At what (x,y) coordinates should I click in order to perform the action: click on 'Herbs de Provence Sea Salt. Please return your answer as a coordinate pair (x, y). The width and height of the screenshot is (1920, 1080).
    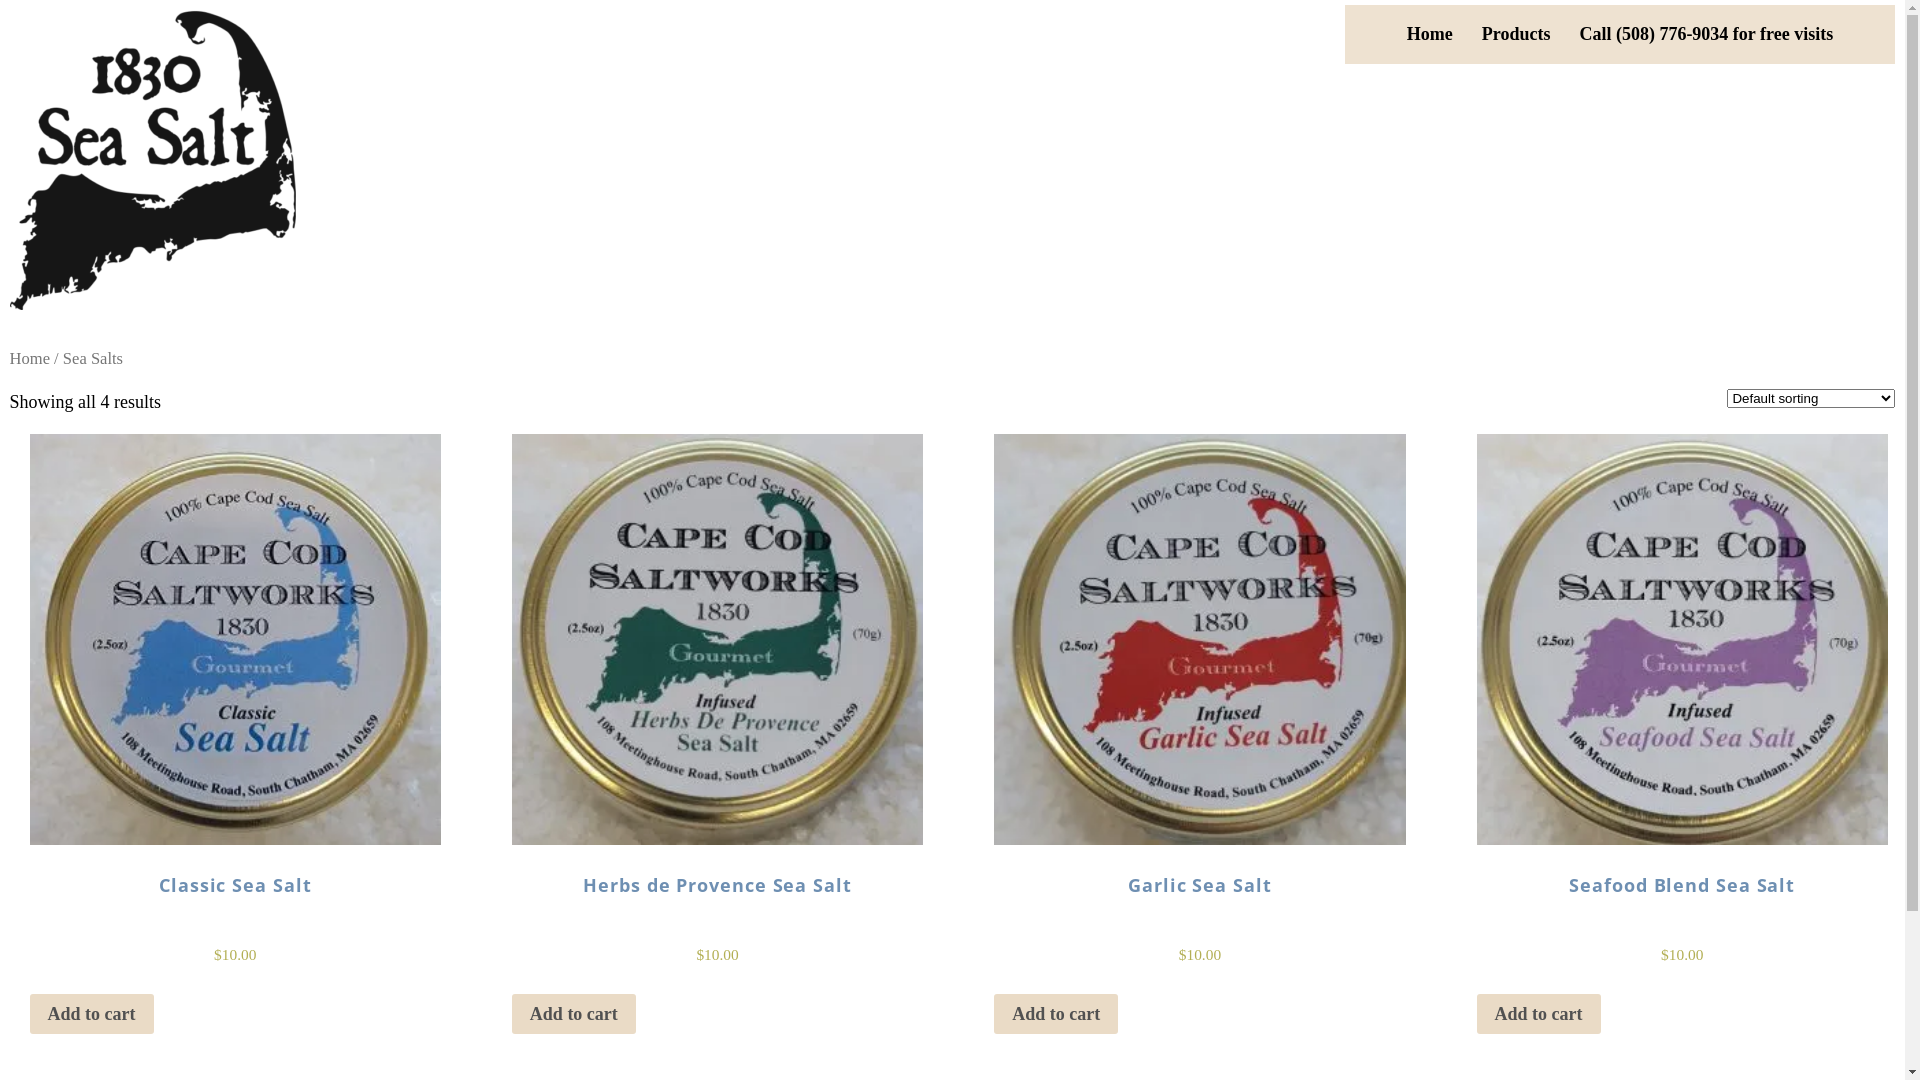
    Looking at the image, I should click on (717, 729).